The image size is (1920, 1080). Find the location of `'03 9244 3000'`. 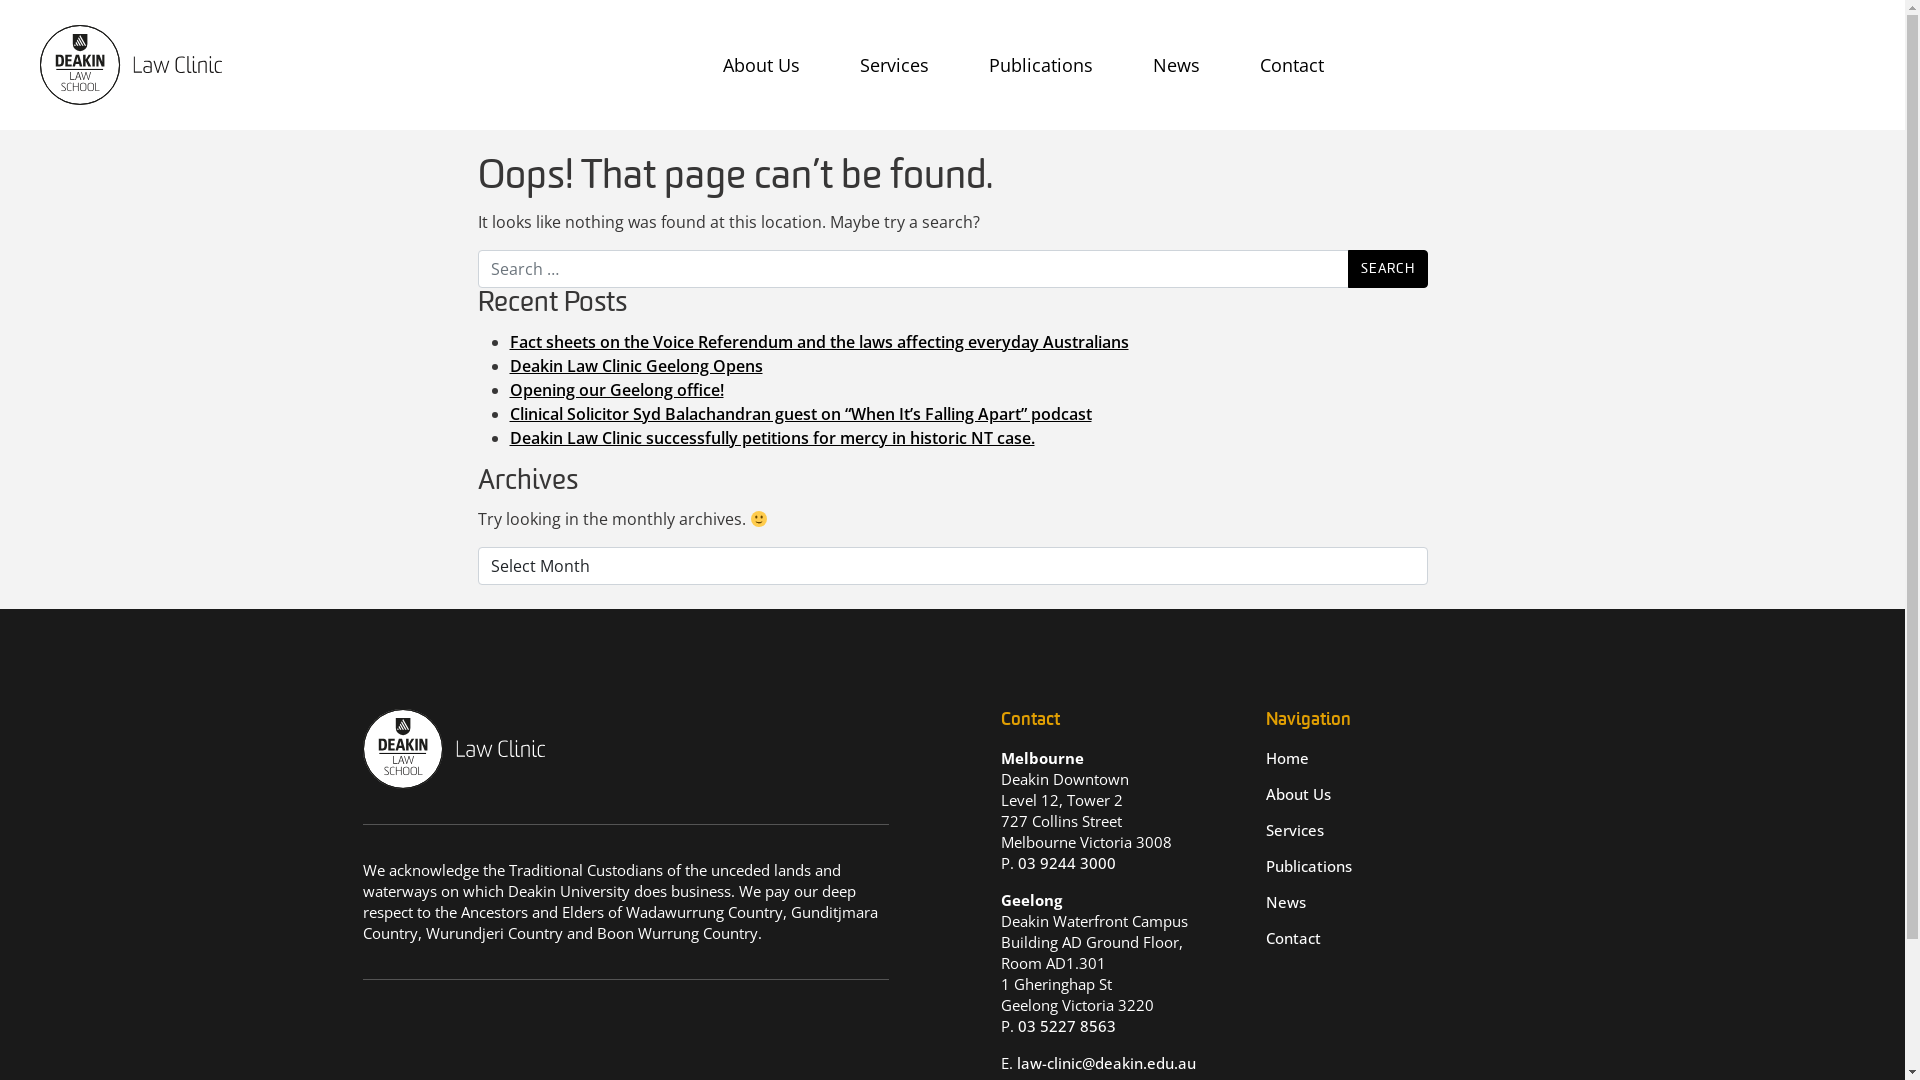

'03 9244 3000' is located at coordinates (1017, 862).